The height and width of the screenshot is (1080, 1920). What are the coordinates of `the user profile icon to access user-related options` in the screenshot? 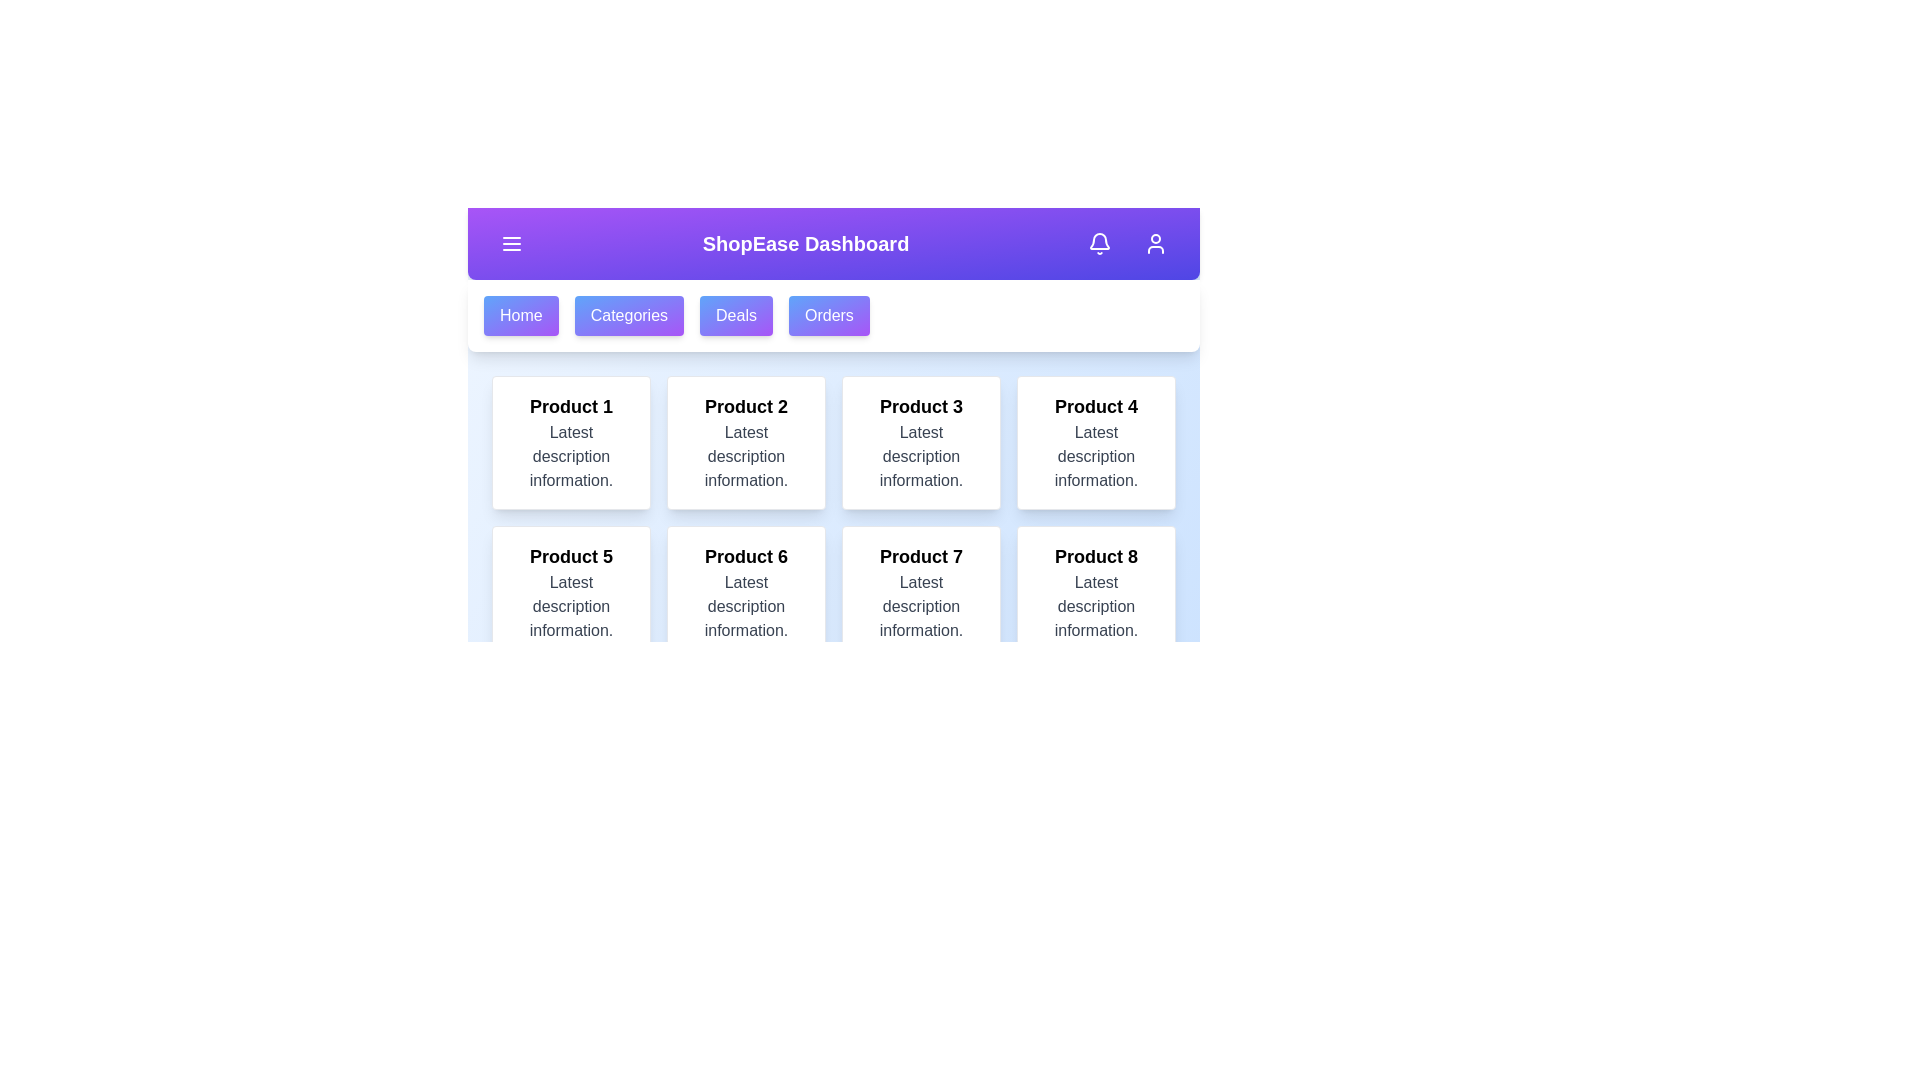 It's located at (1156, 242).